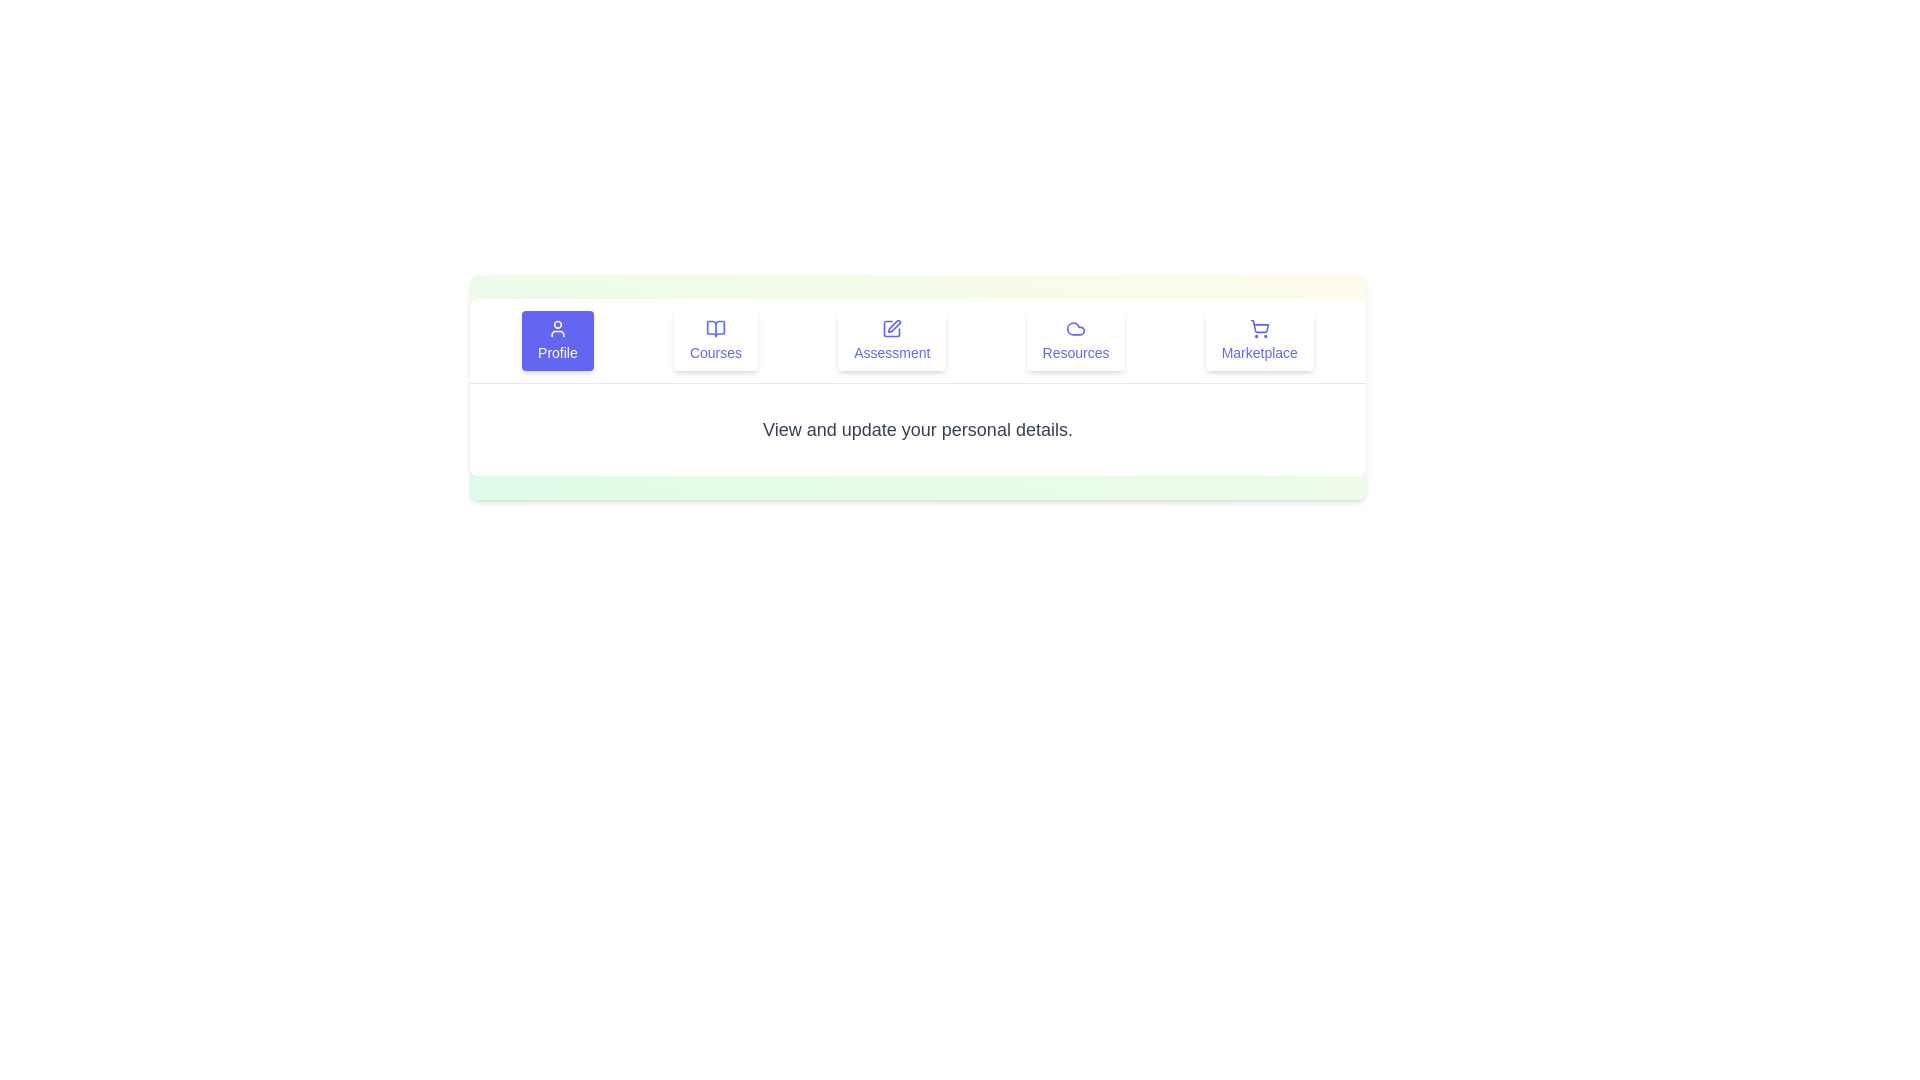  What do you see at coordinates (1074, 327) in the screenshot?
I see `the small cloud-shaped icon above the 'Resources' label, which is the fourth item in the horizontal navigation menu` at bounding box center [1074, 327].